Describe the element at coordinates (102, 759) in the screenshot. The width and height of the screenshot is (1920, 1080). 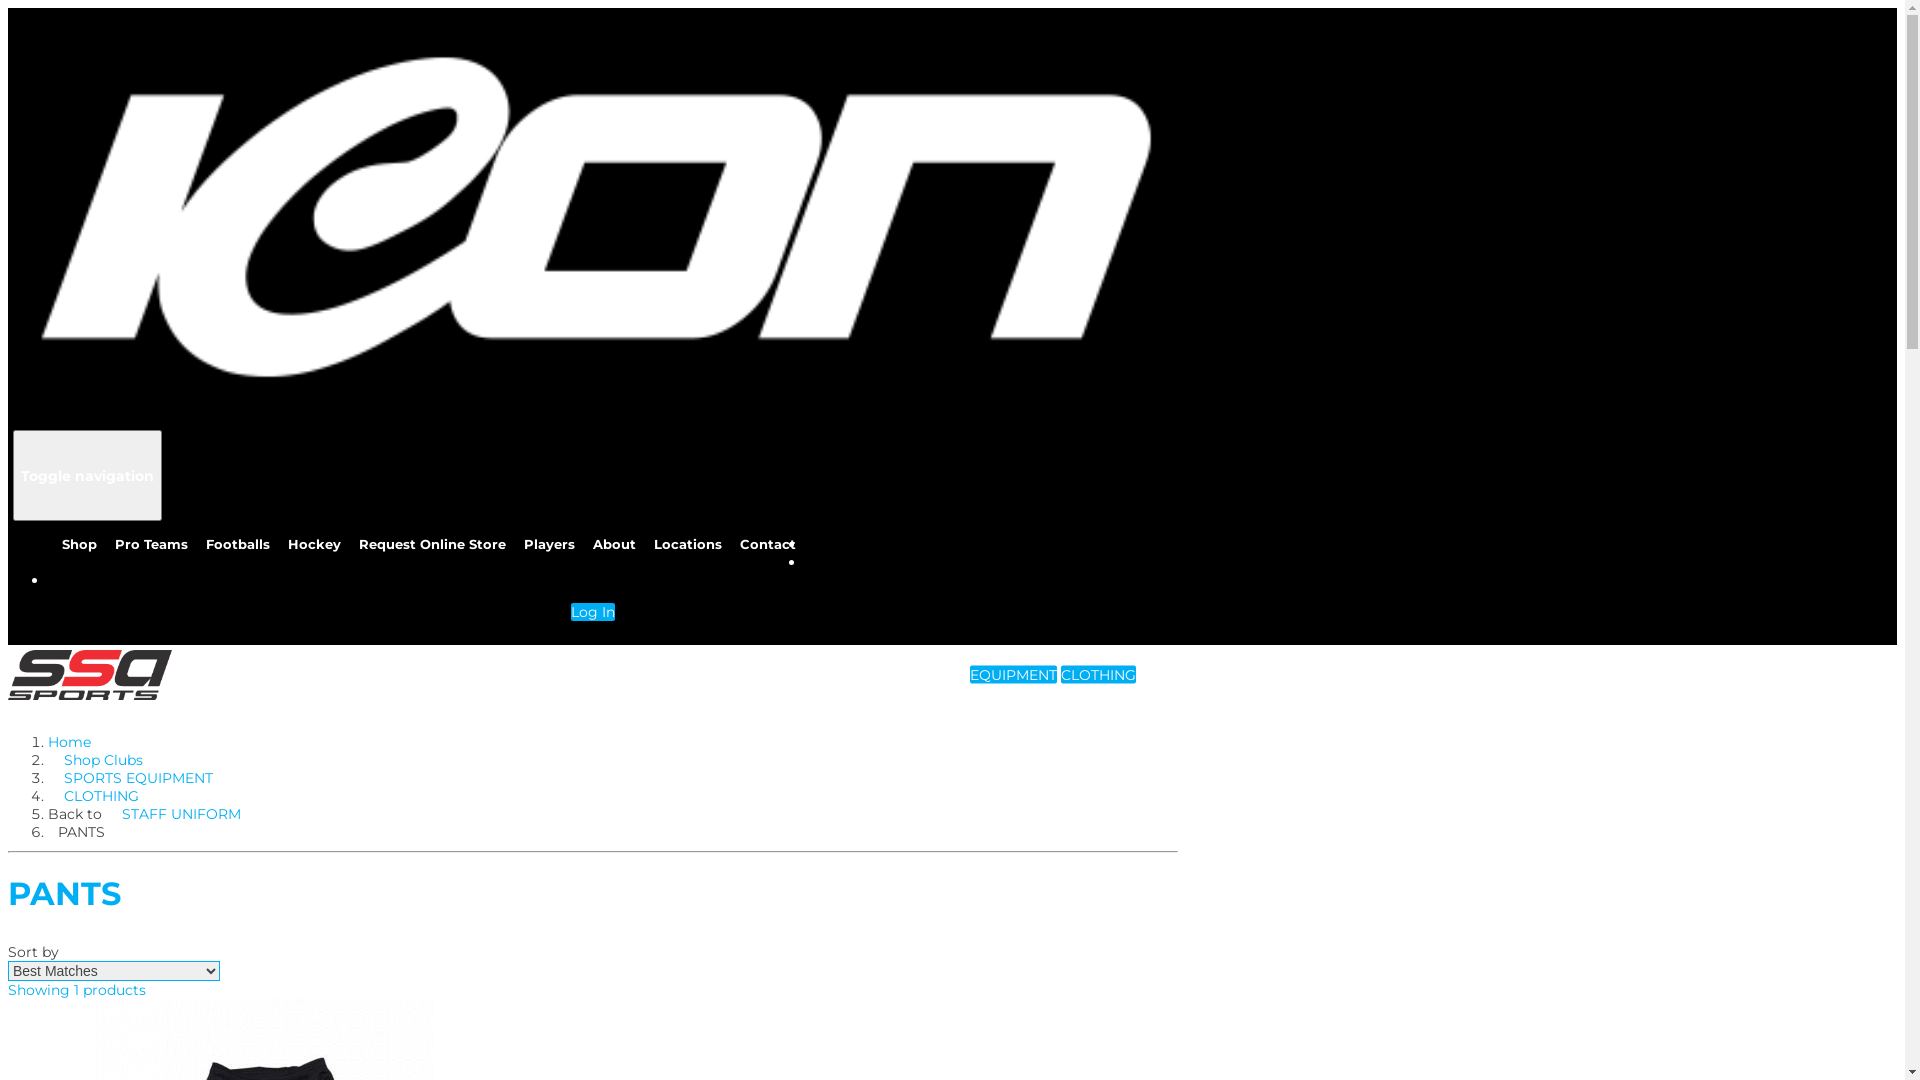
I see `'Shop Clubs'` at that location.